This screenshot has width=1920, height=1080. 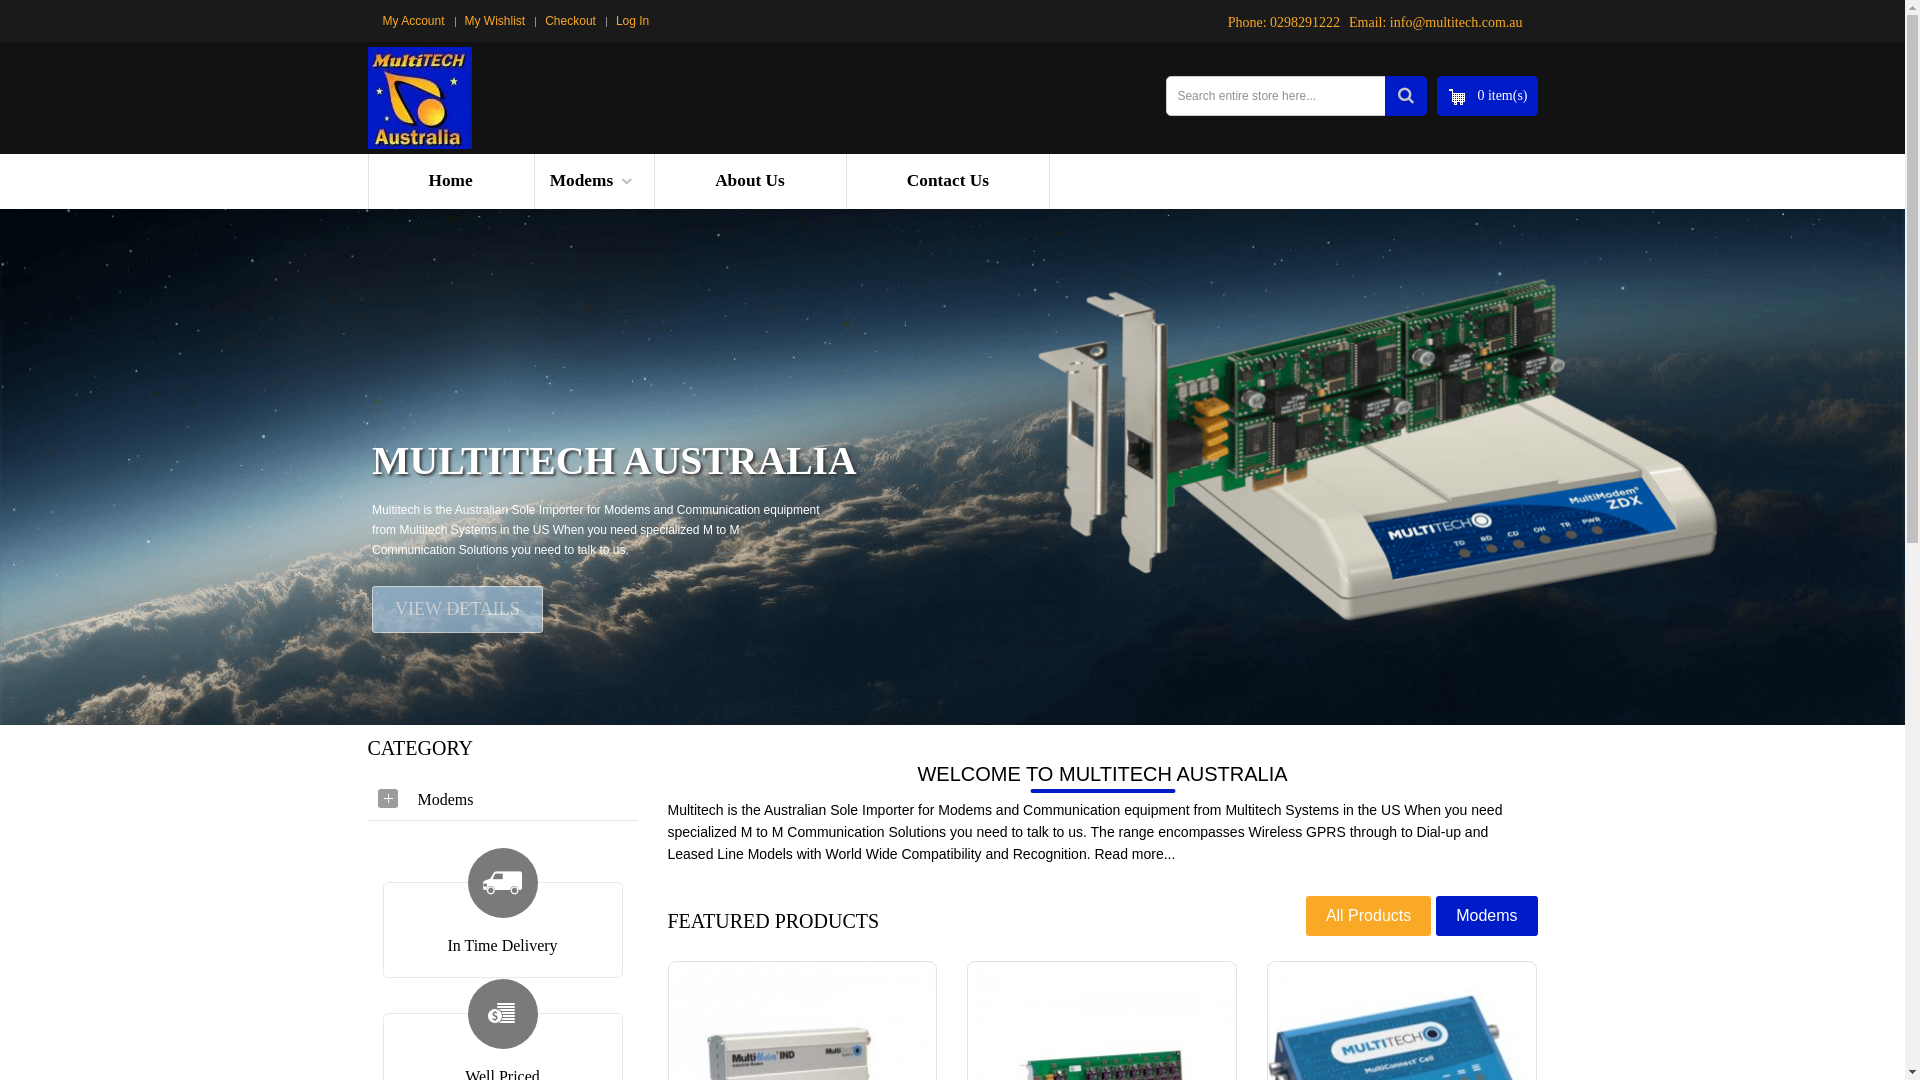 What do you see at coordinates (748, 181) in the screenshot?
I see `'About Us'` at bounding box center [748, 181].